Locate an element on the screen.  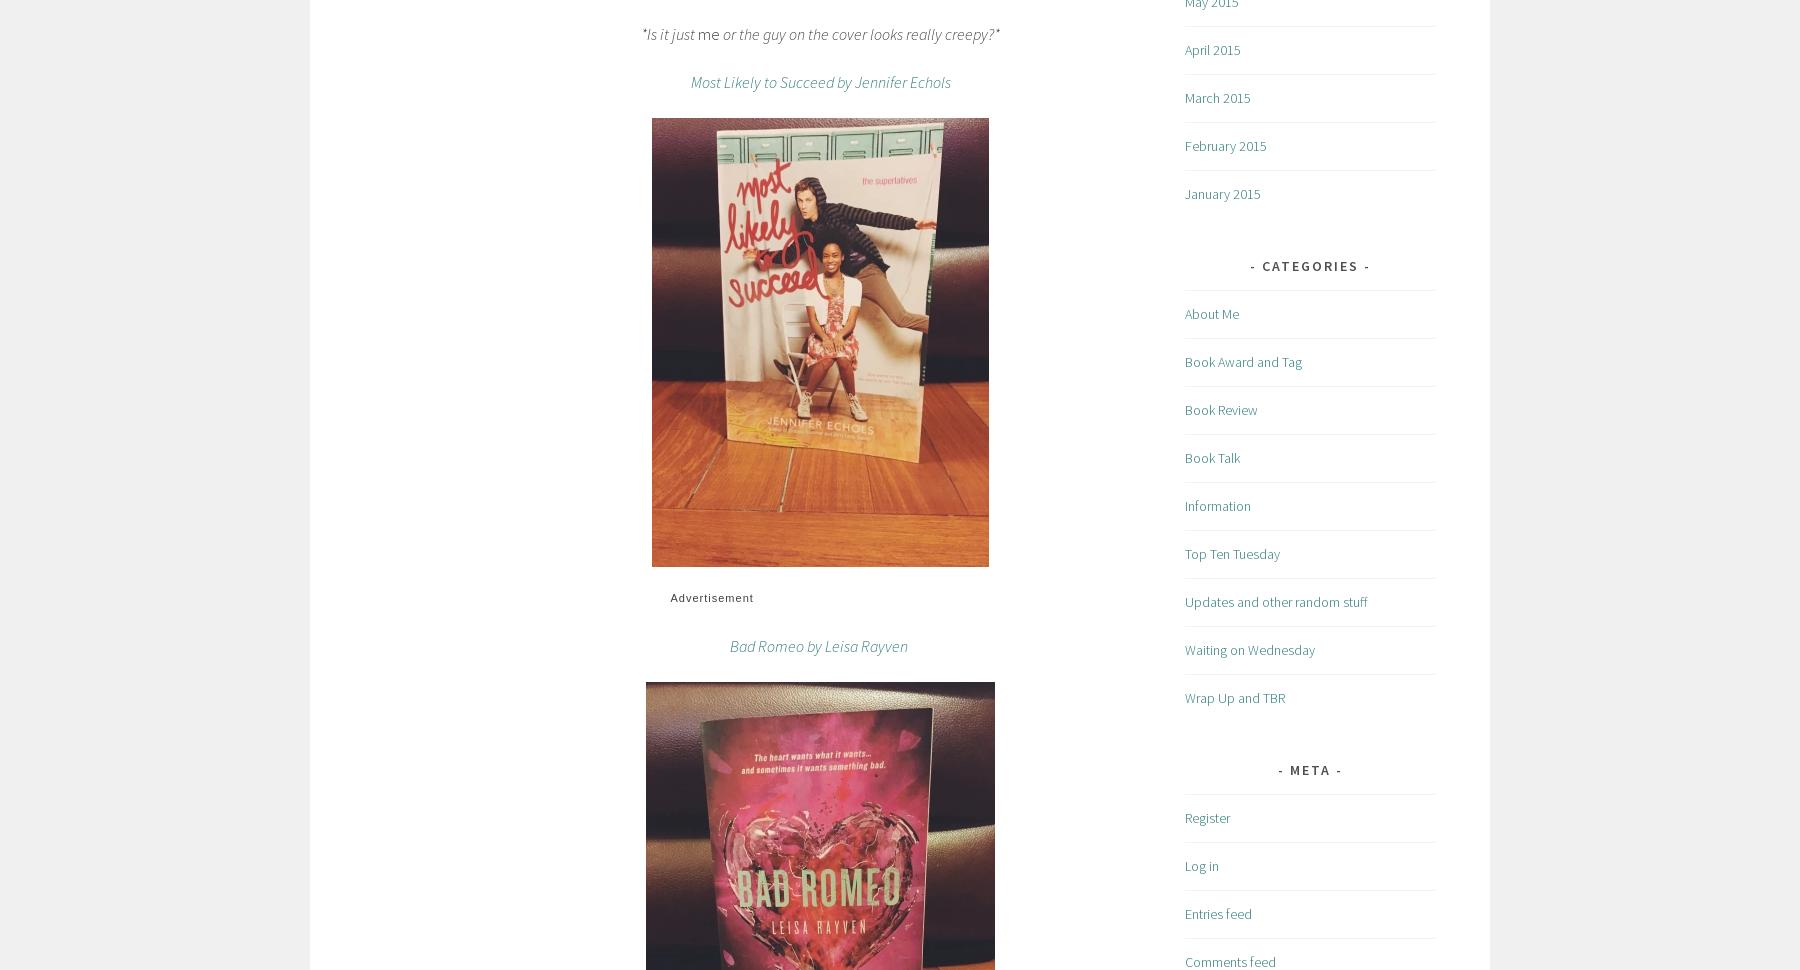
'Advertisement' is located at coordinates (669, 597).